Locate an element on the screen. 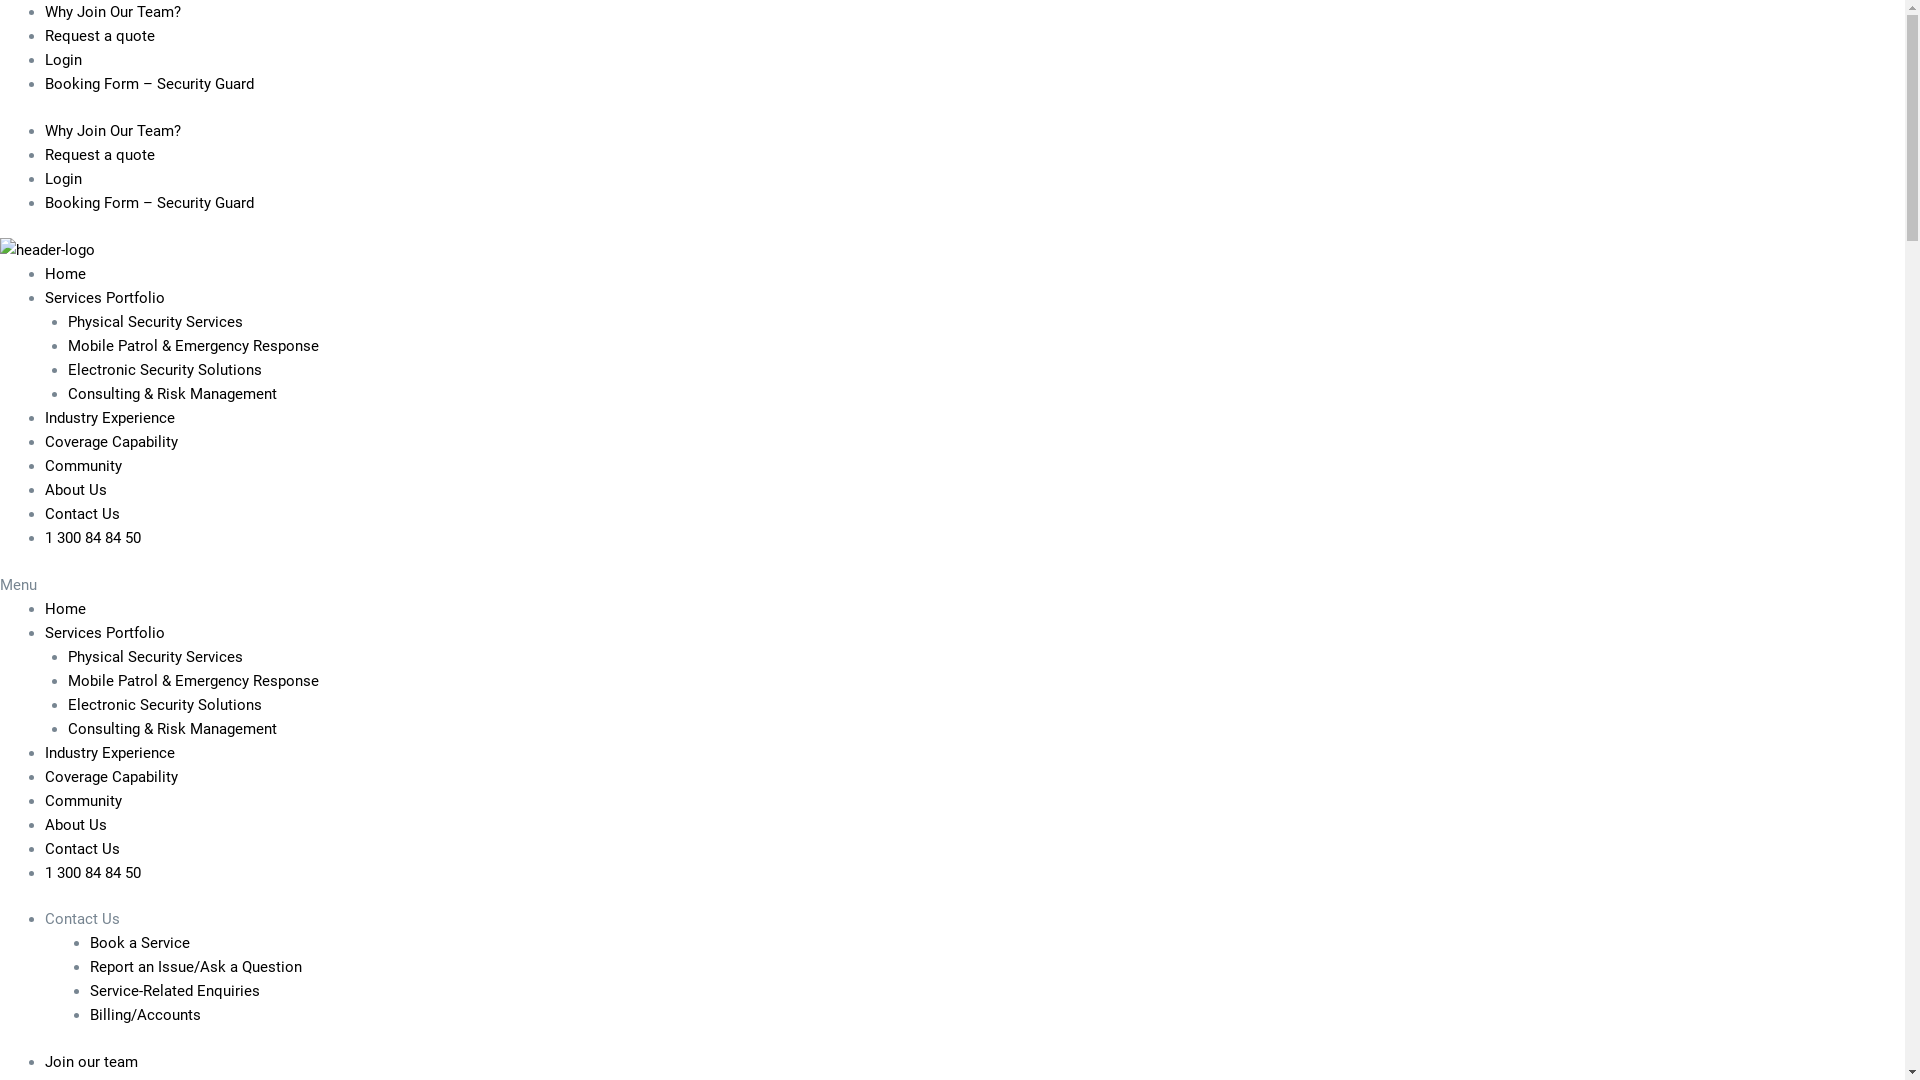 Image resolution: width=1920 pixels, height=1080 pixels. 'Community' is located at coordinates (82, 800).